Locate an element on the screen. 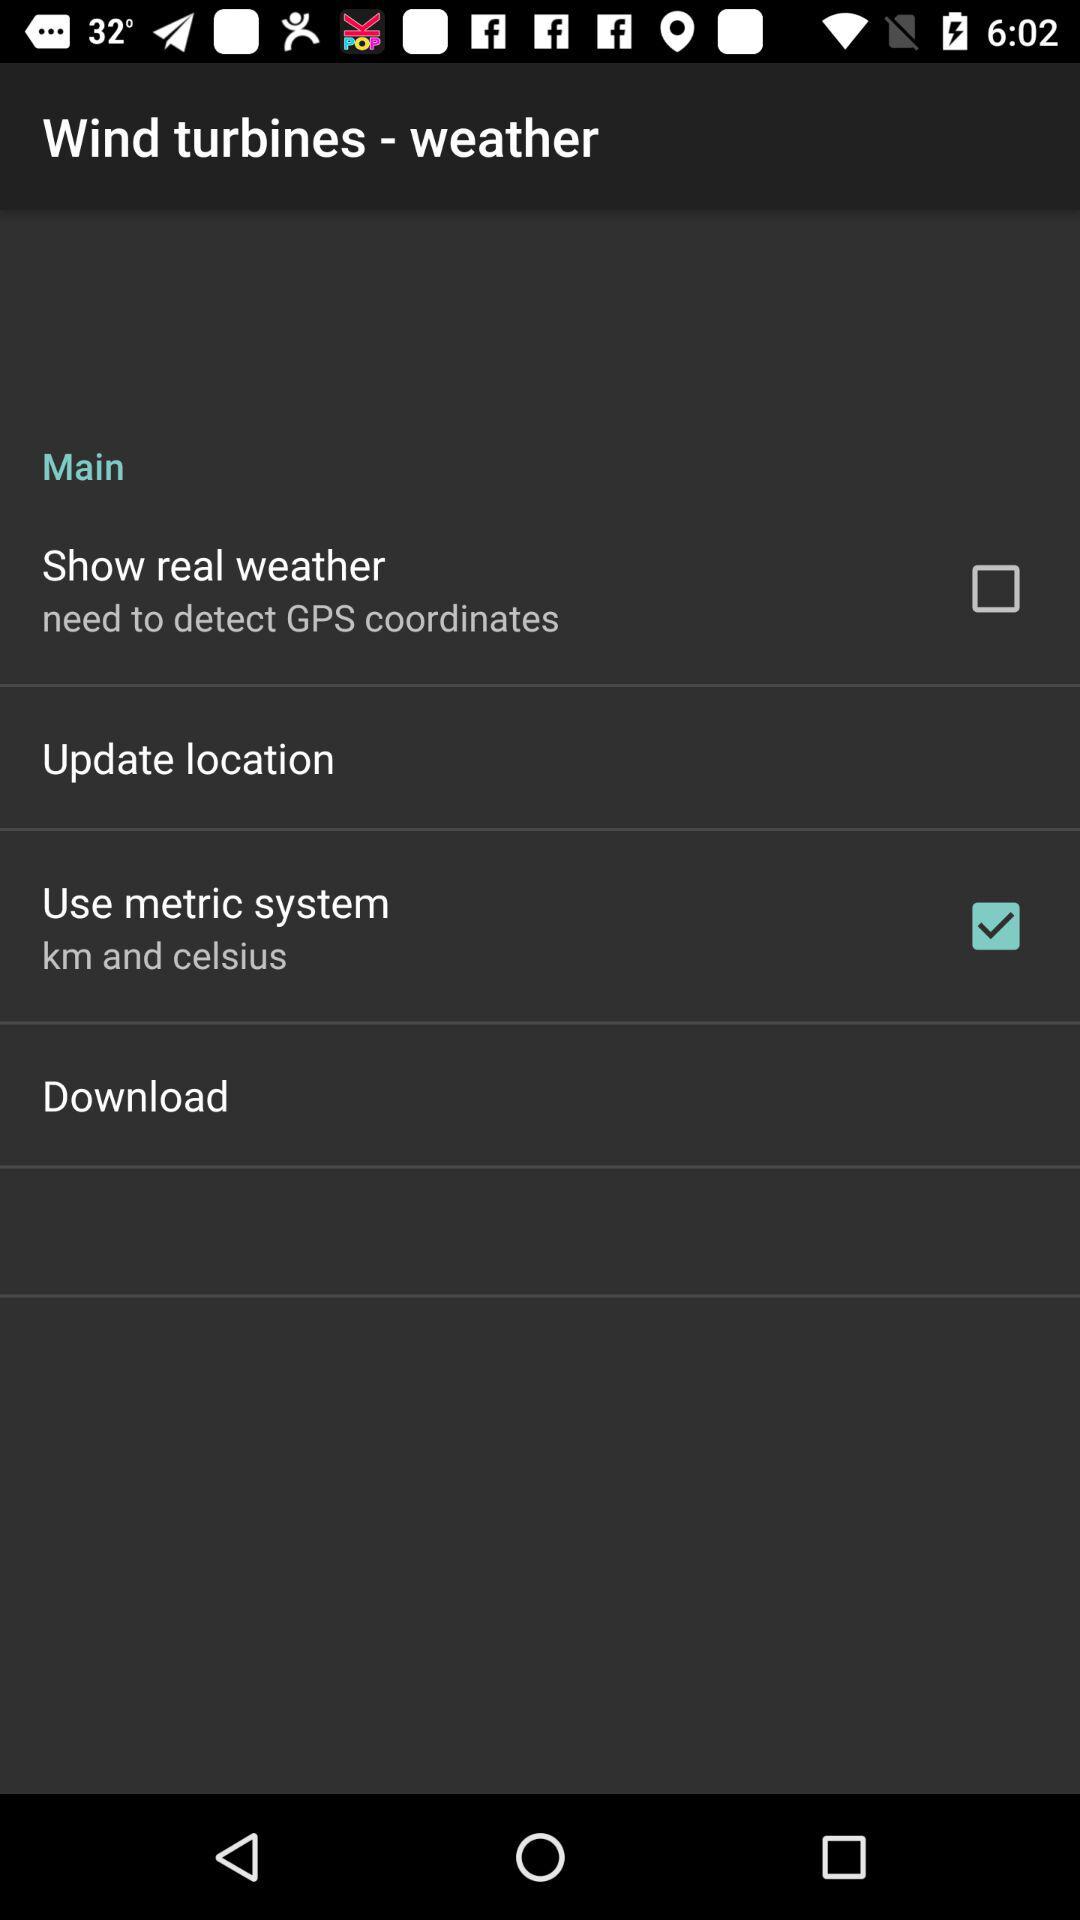 This screenshot has height=1920, width=1080. app above download app is located at coordinates (163, 953).